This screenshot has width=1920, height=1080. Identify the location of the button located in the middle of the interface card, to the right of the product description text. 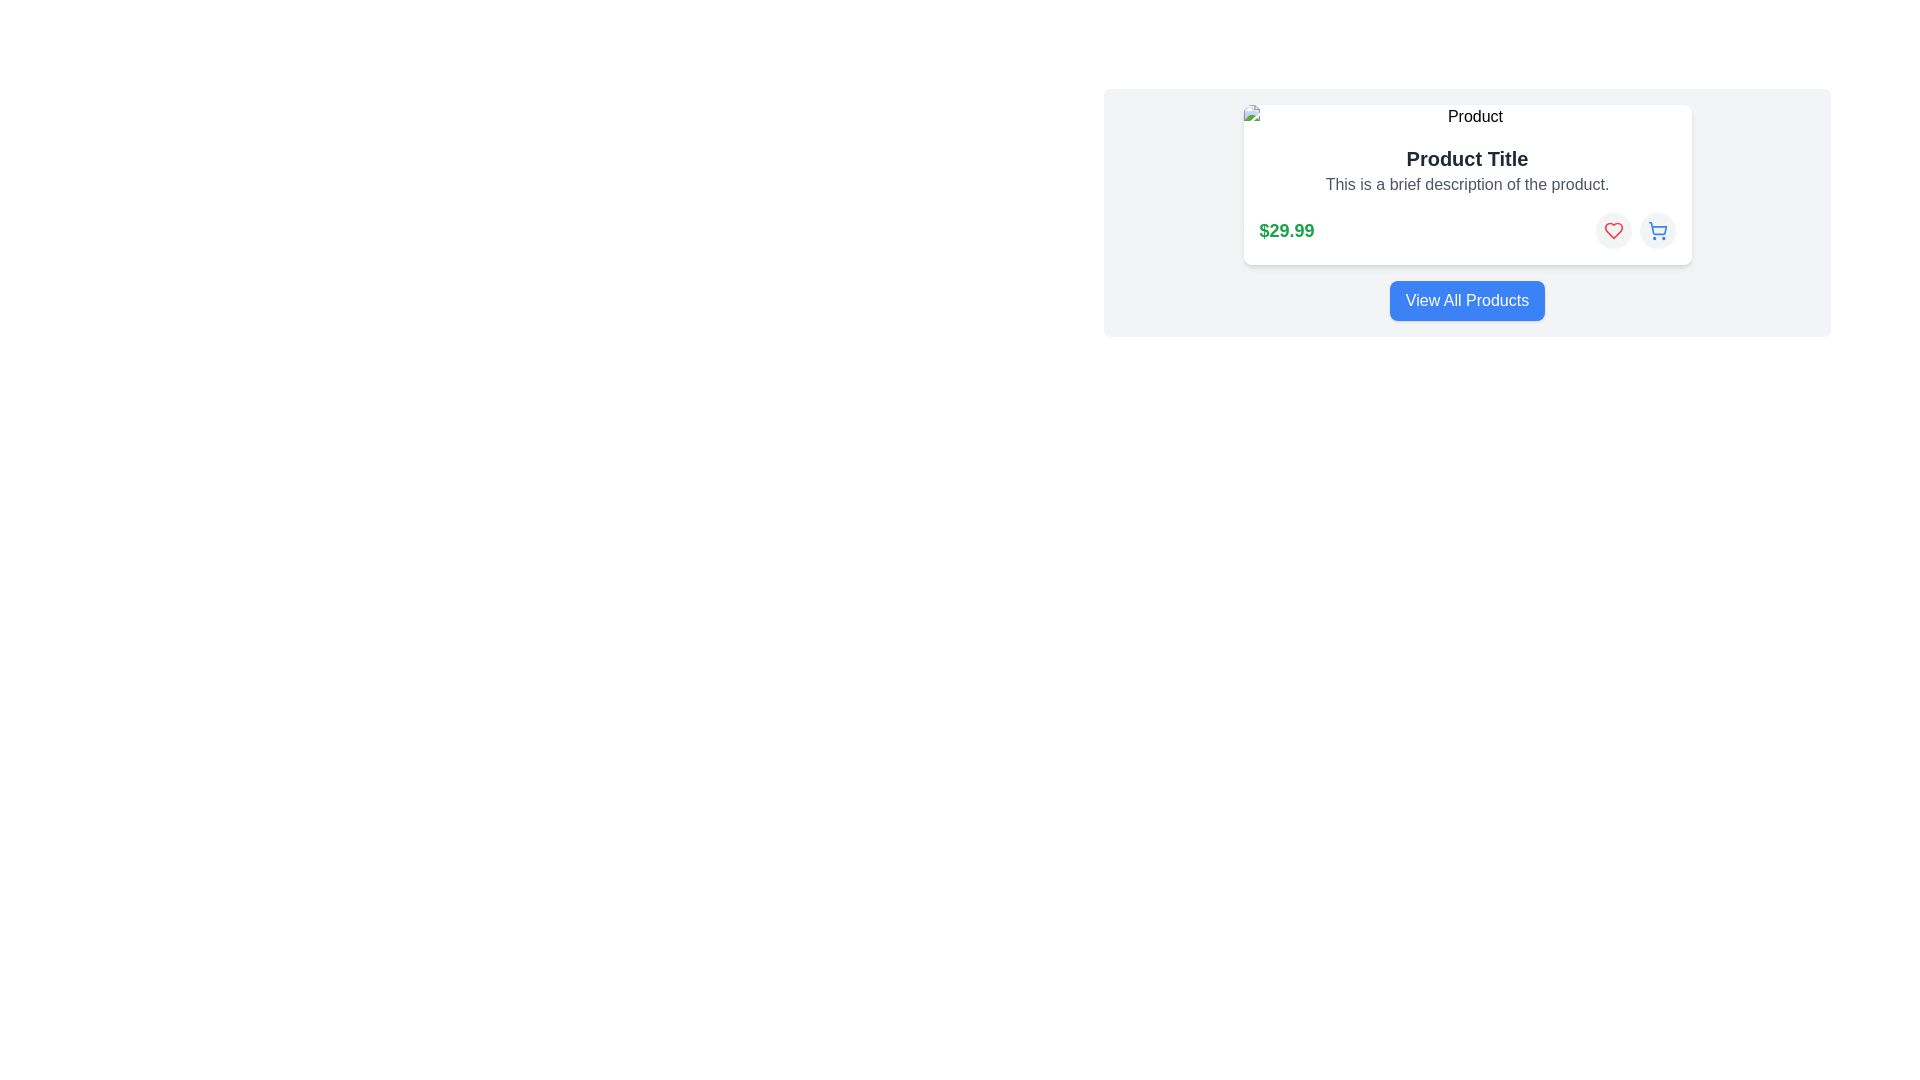
(1613, 230).